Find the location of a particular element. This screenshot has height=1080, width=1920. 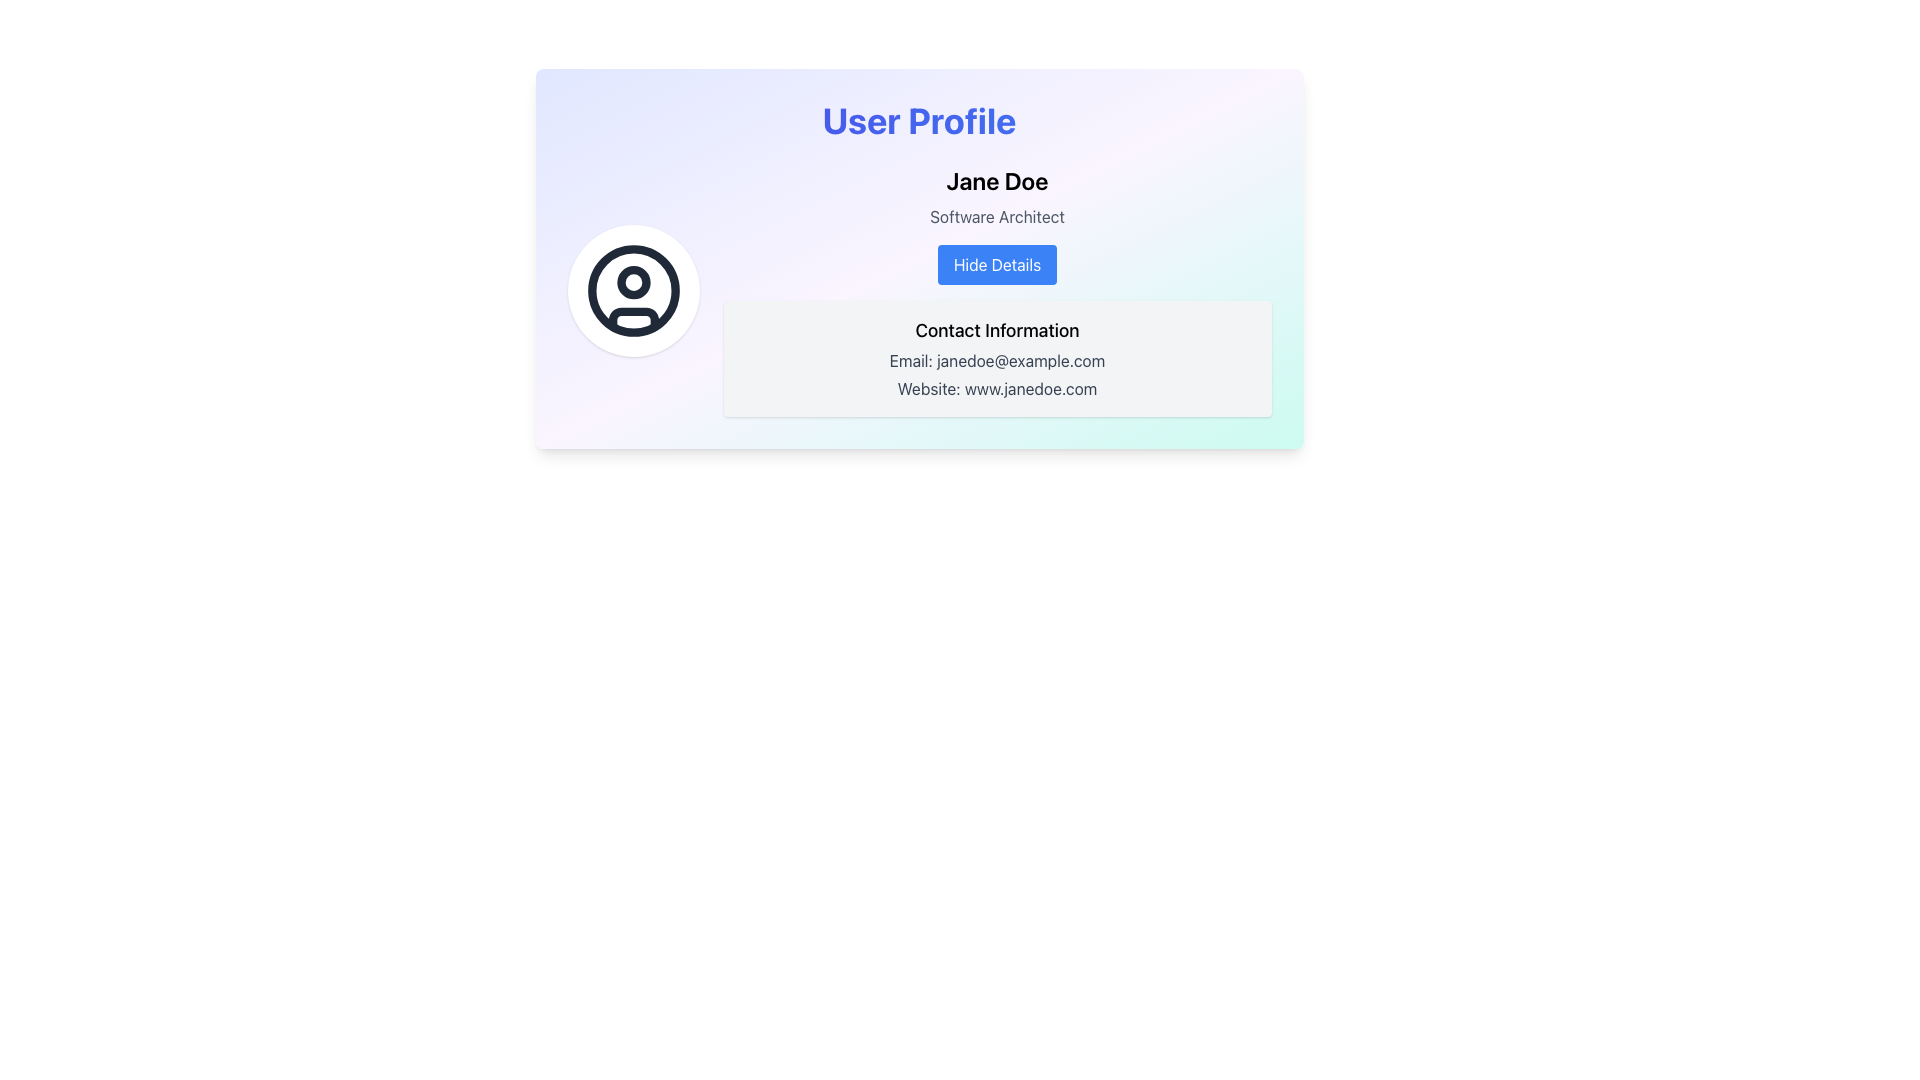

the Text label indicating the professional title or role of the person whose profile is being viewed, located beneath the 'Jane Doe' heading and above the 'Hide Details' button is located at coordinates (997, 216).